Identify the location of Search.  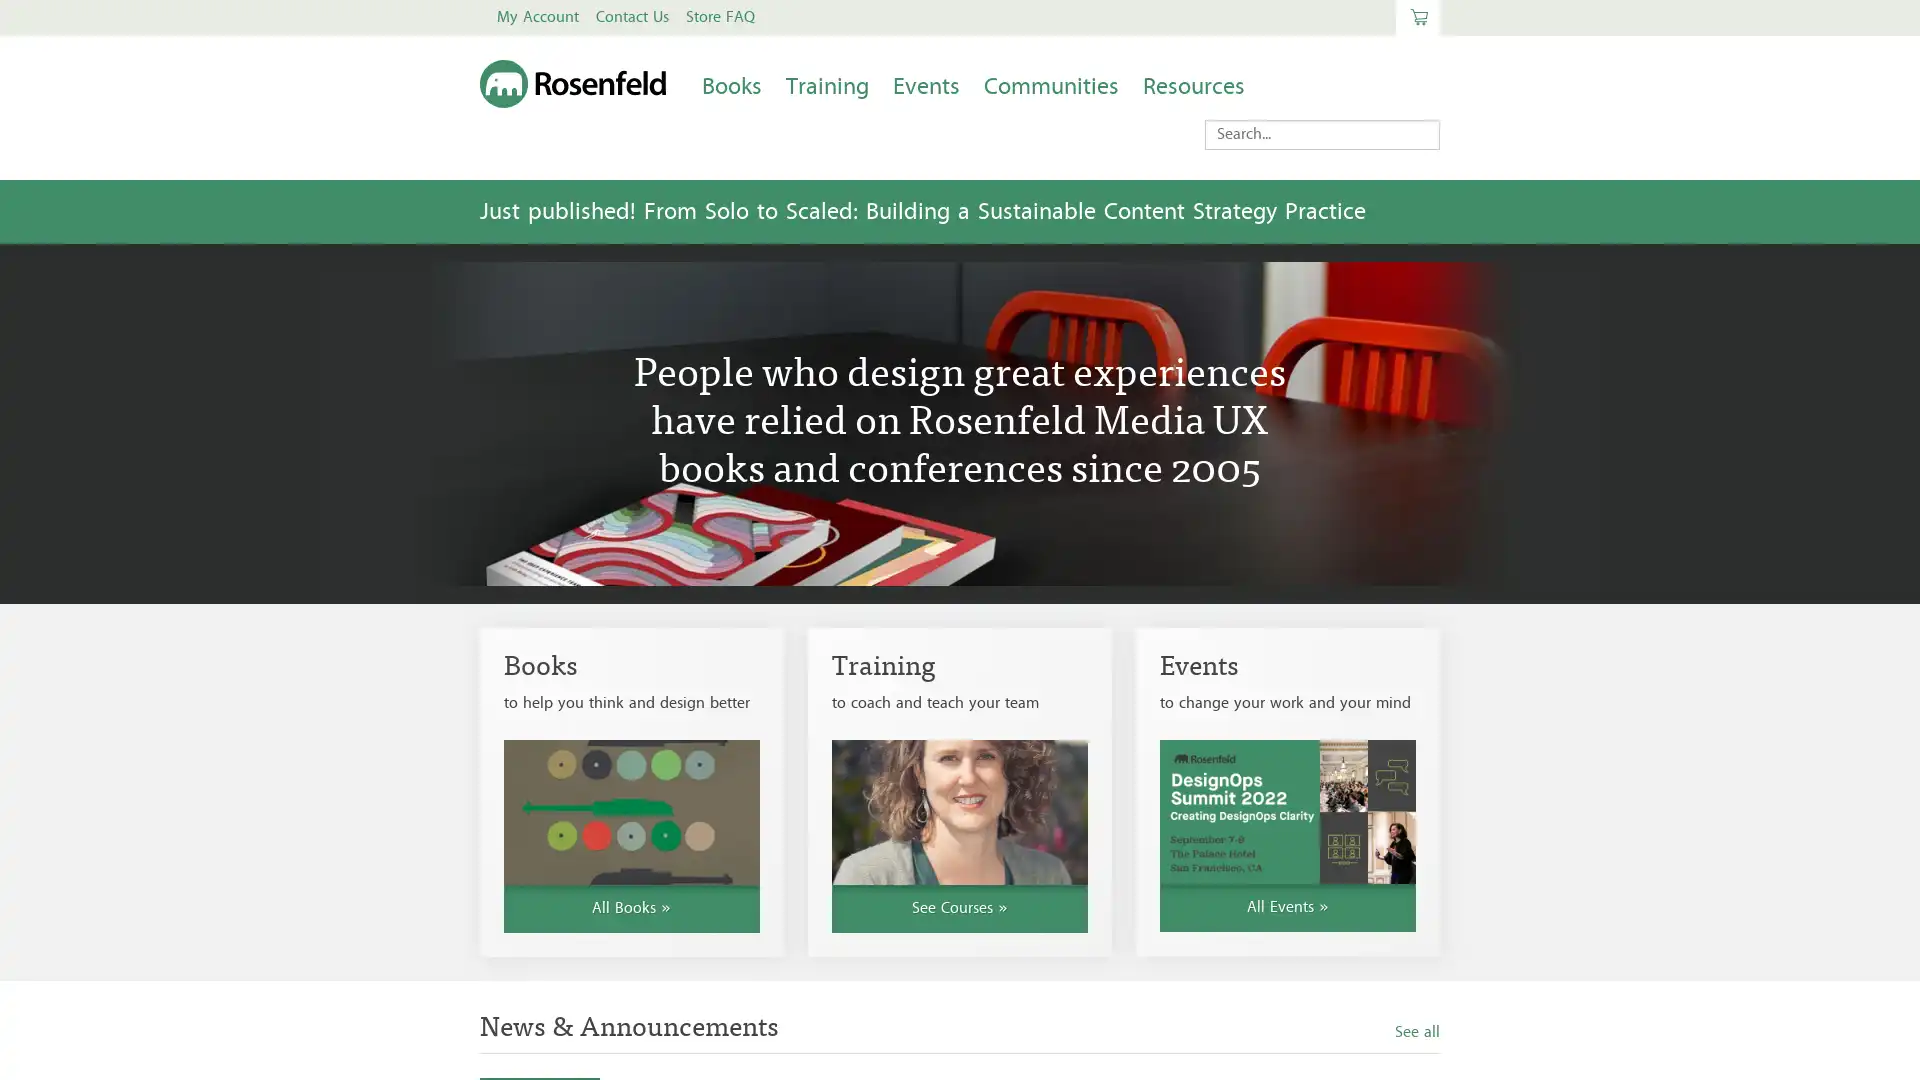
(1227, 131).